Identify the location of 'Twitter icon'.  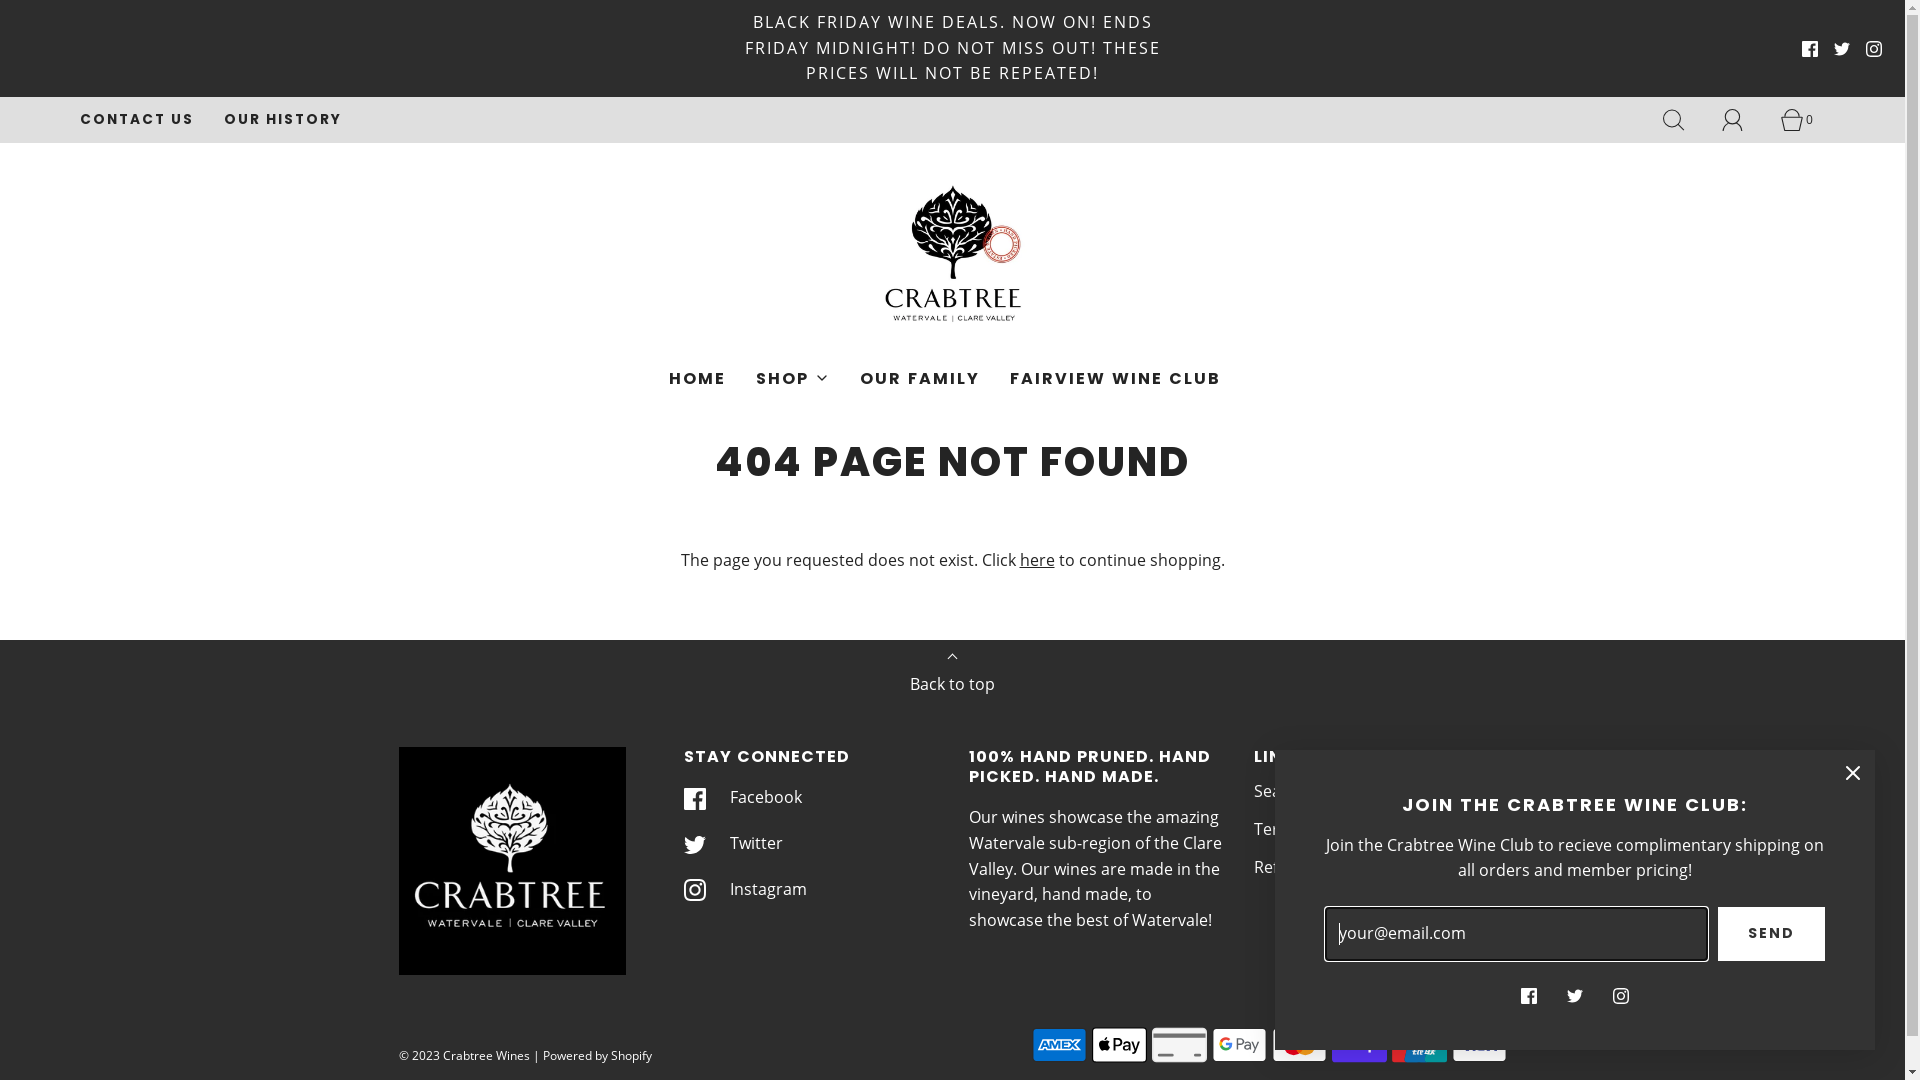
(1573, 995).